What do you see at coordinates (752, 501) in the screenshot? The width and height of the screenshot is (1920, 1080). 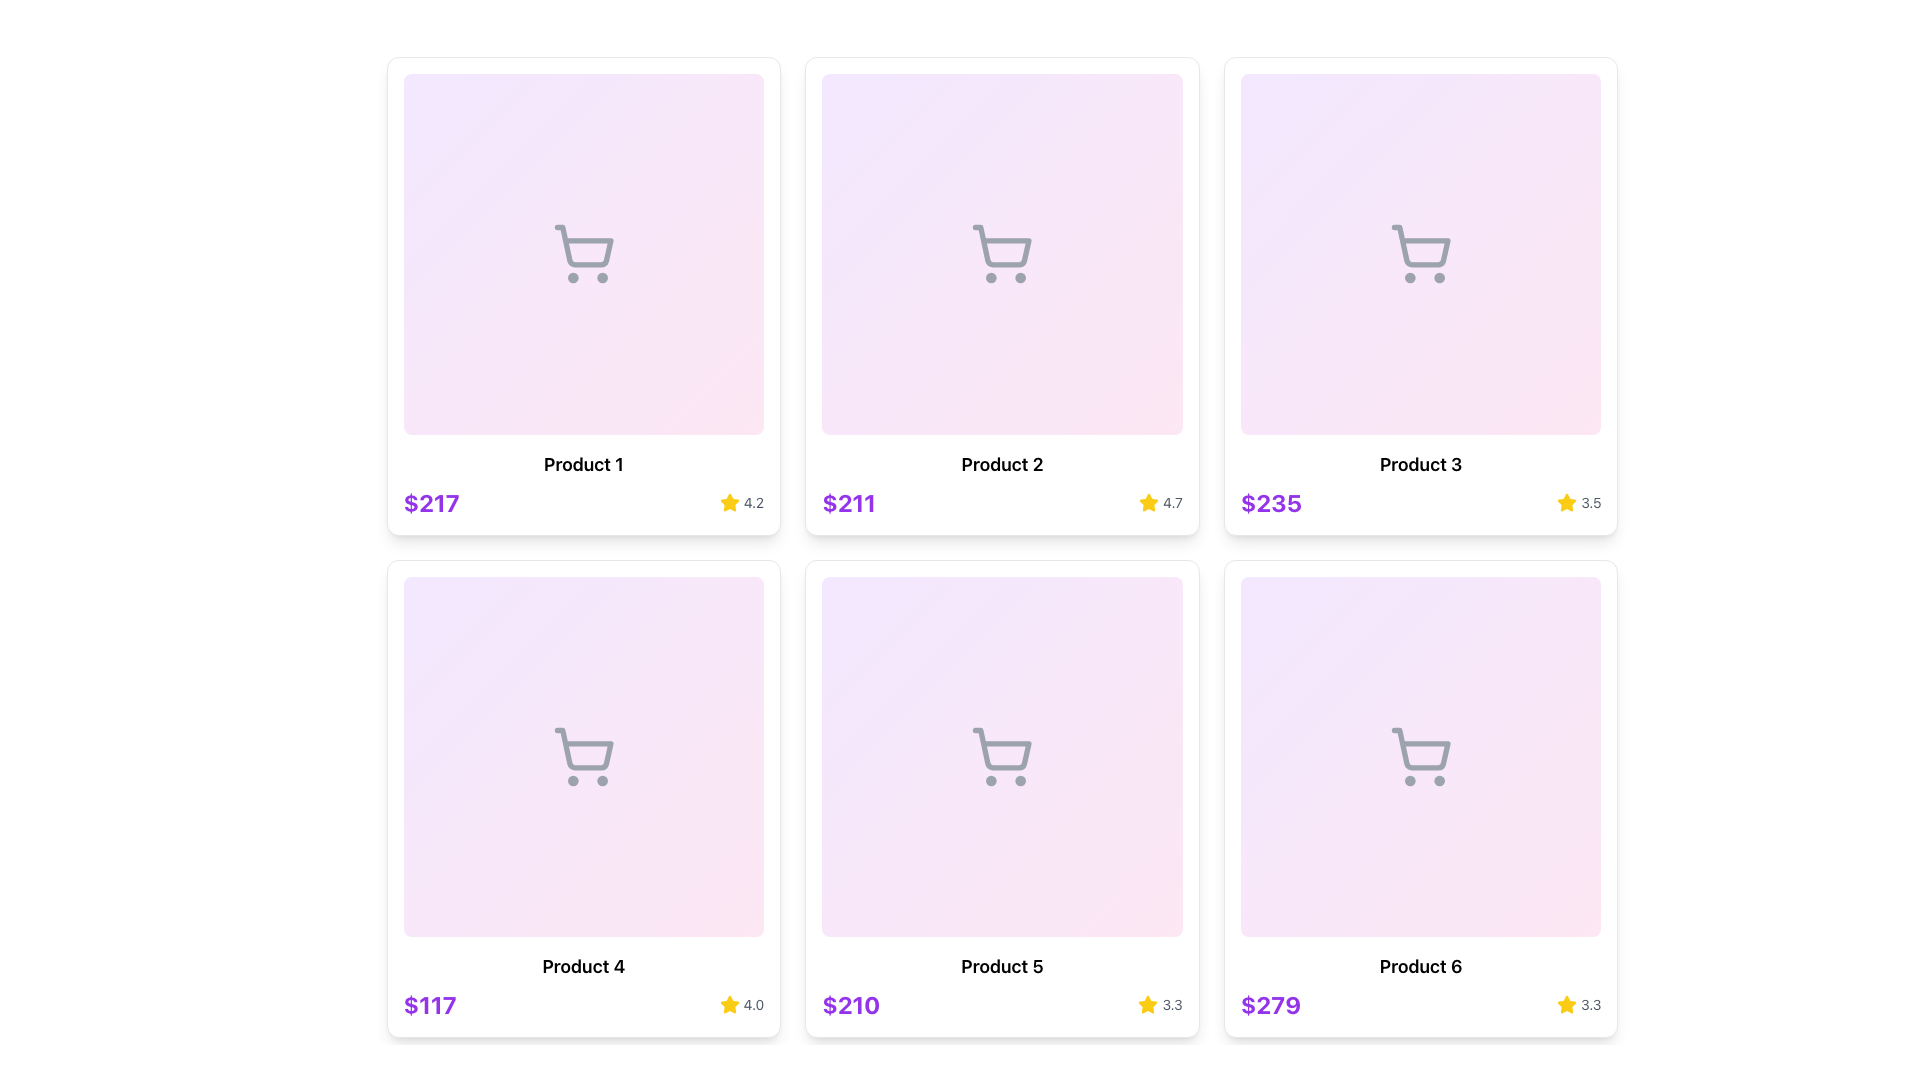 I see `text label displaying the rating score '4.2' located in the bottom-right area of the card for 'Product 1', next to the yellow star icon` at bounding box center [752, 501].